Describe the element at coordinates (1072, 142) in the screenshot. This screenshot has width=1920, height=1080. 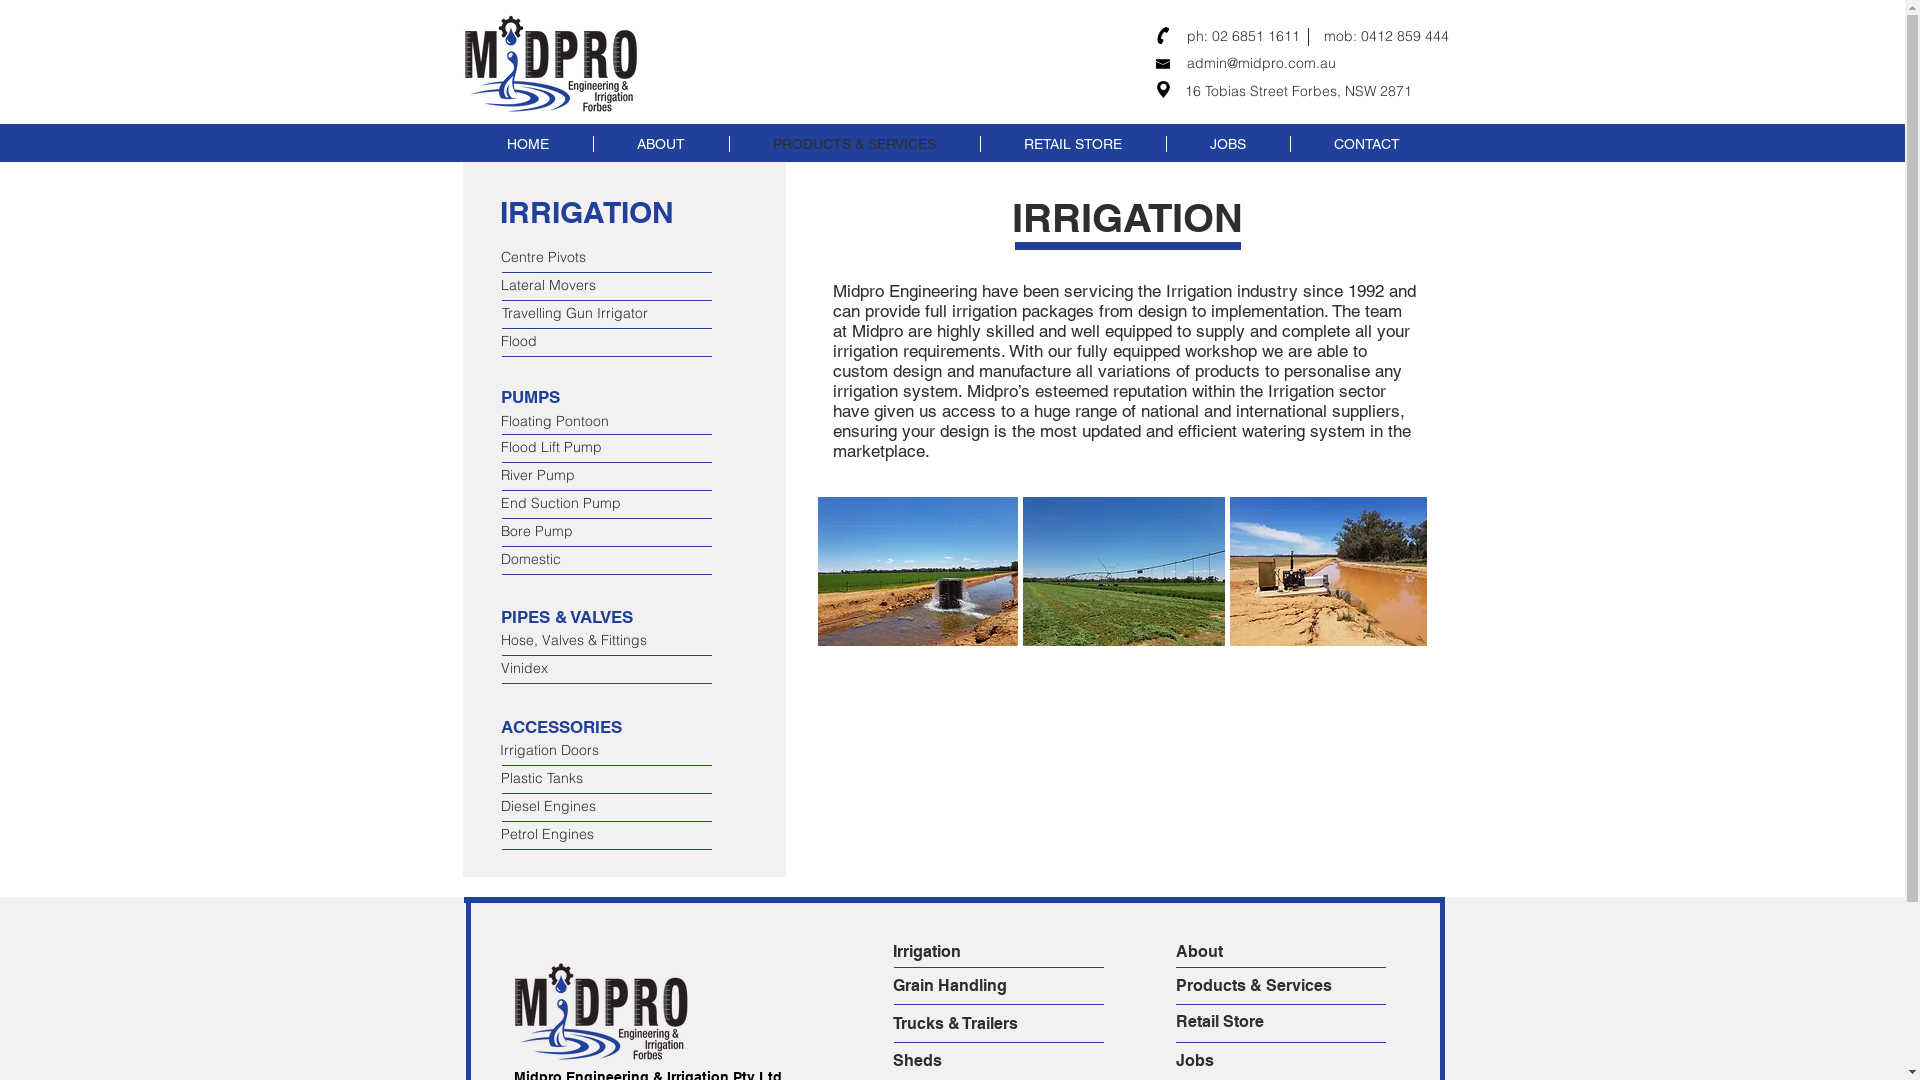
I see `'RETAIL STORE'` at that location.